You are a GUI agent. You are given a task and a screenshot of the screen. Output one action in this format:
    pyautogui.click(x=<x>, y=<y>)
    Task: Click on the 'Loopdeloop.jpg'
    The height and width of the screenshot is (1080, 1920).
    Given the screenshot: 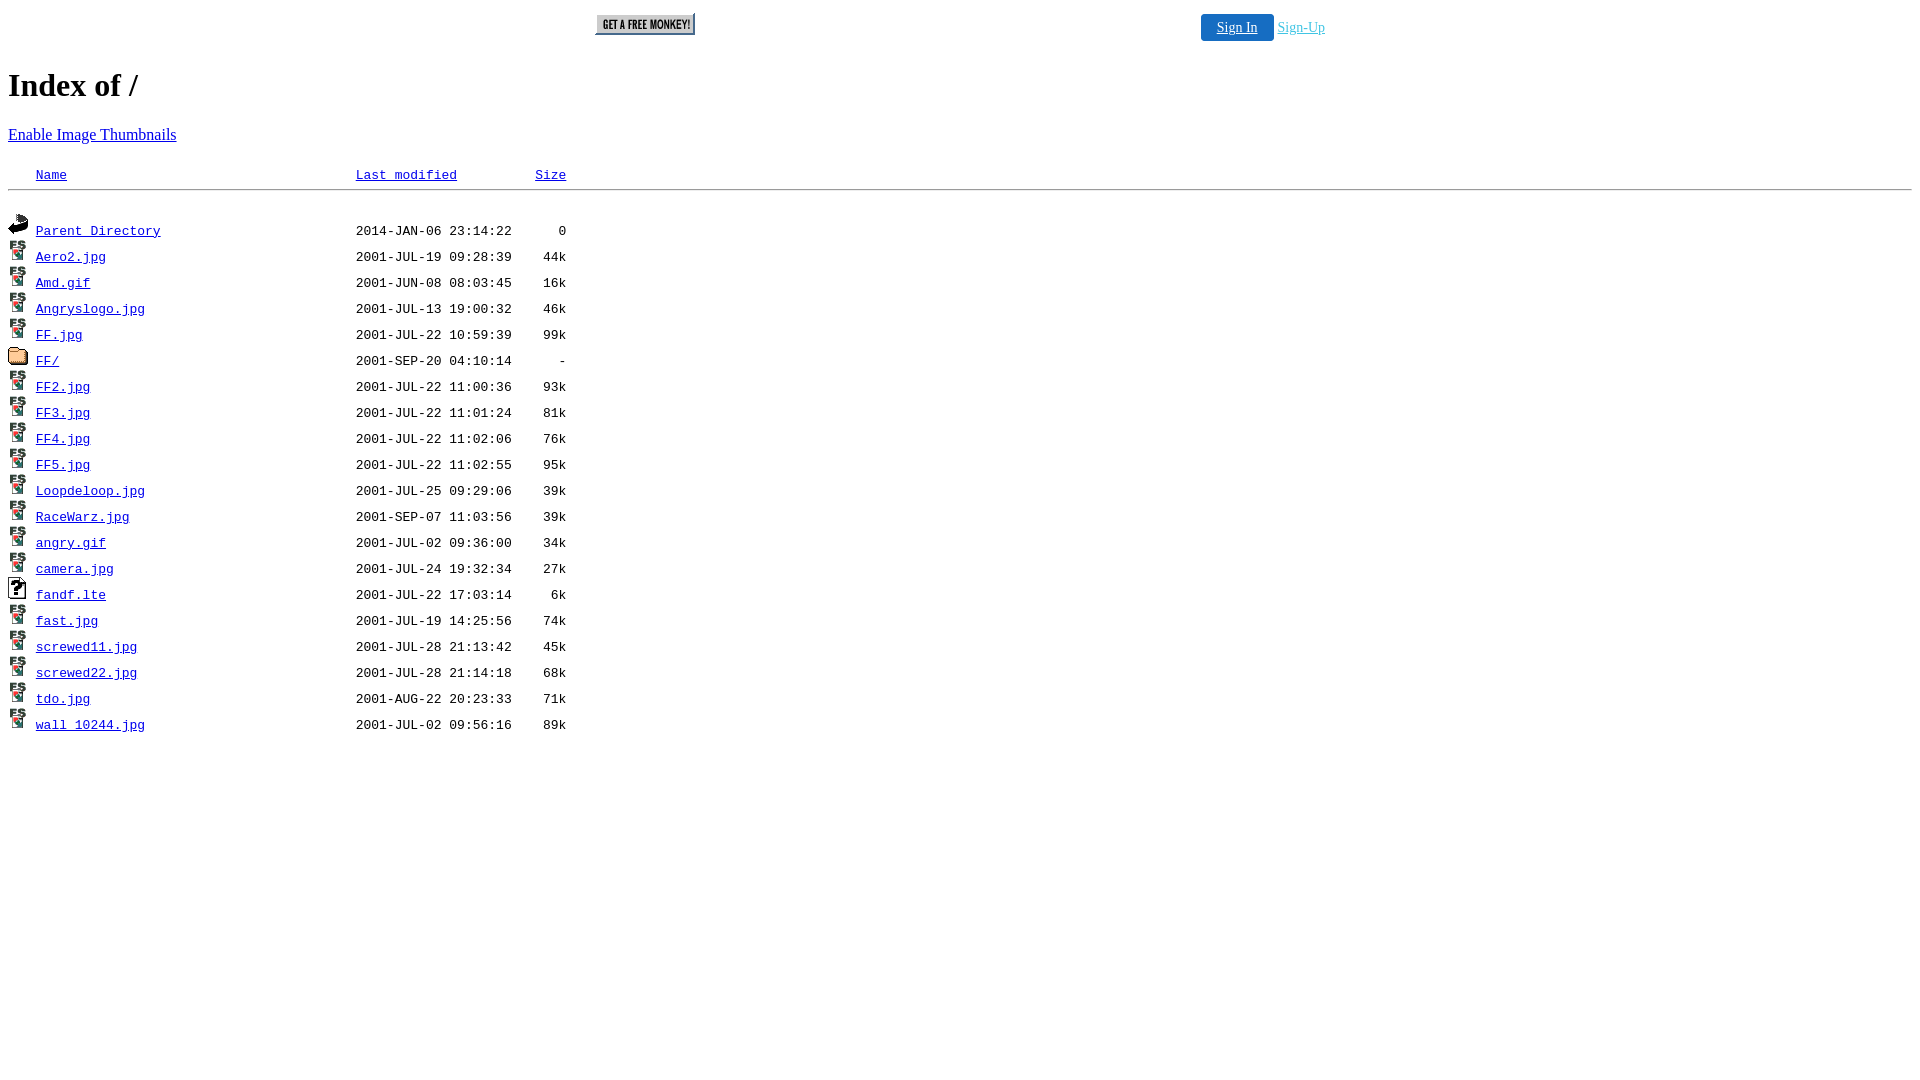 What is the action you would take?
    pyautogui.click(x=89, y=491)
    